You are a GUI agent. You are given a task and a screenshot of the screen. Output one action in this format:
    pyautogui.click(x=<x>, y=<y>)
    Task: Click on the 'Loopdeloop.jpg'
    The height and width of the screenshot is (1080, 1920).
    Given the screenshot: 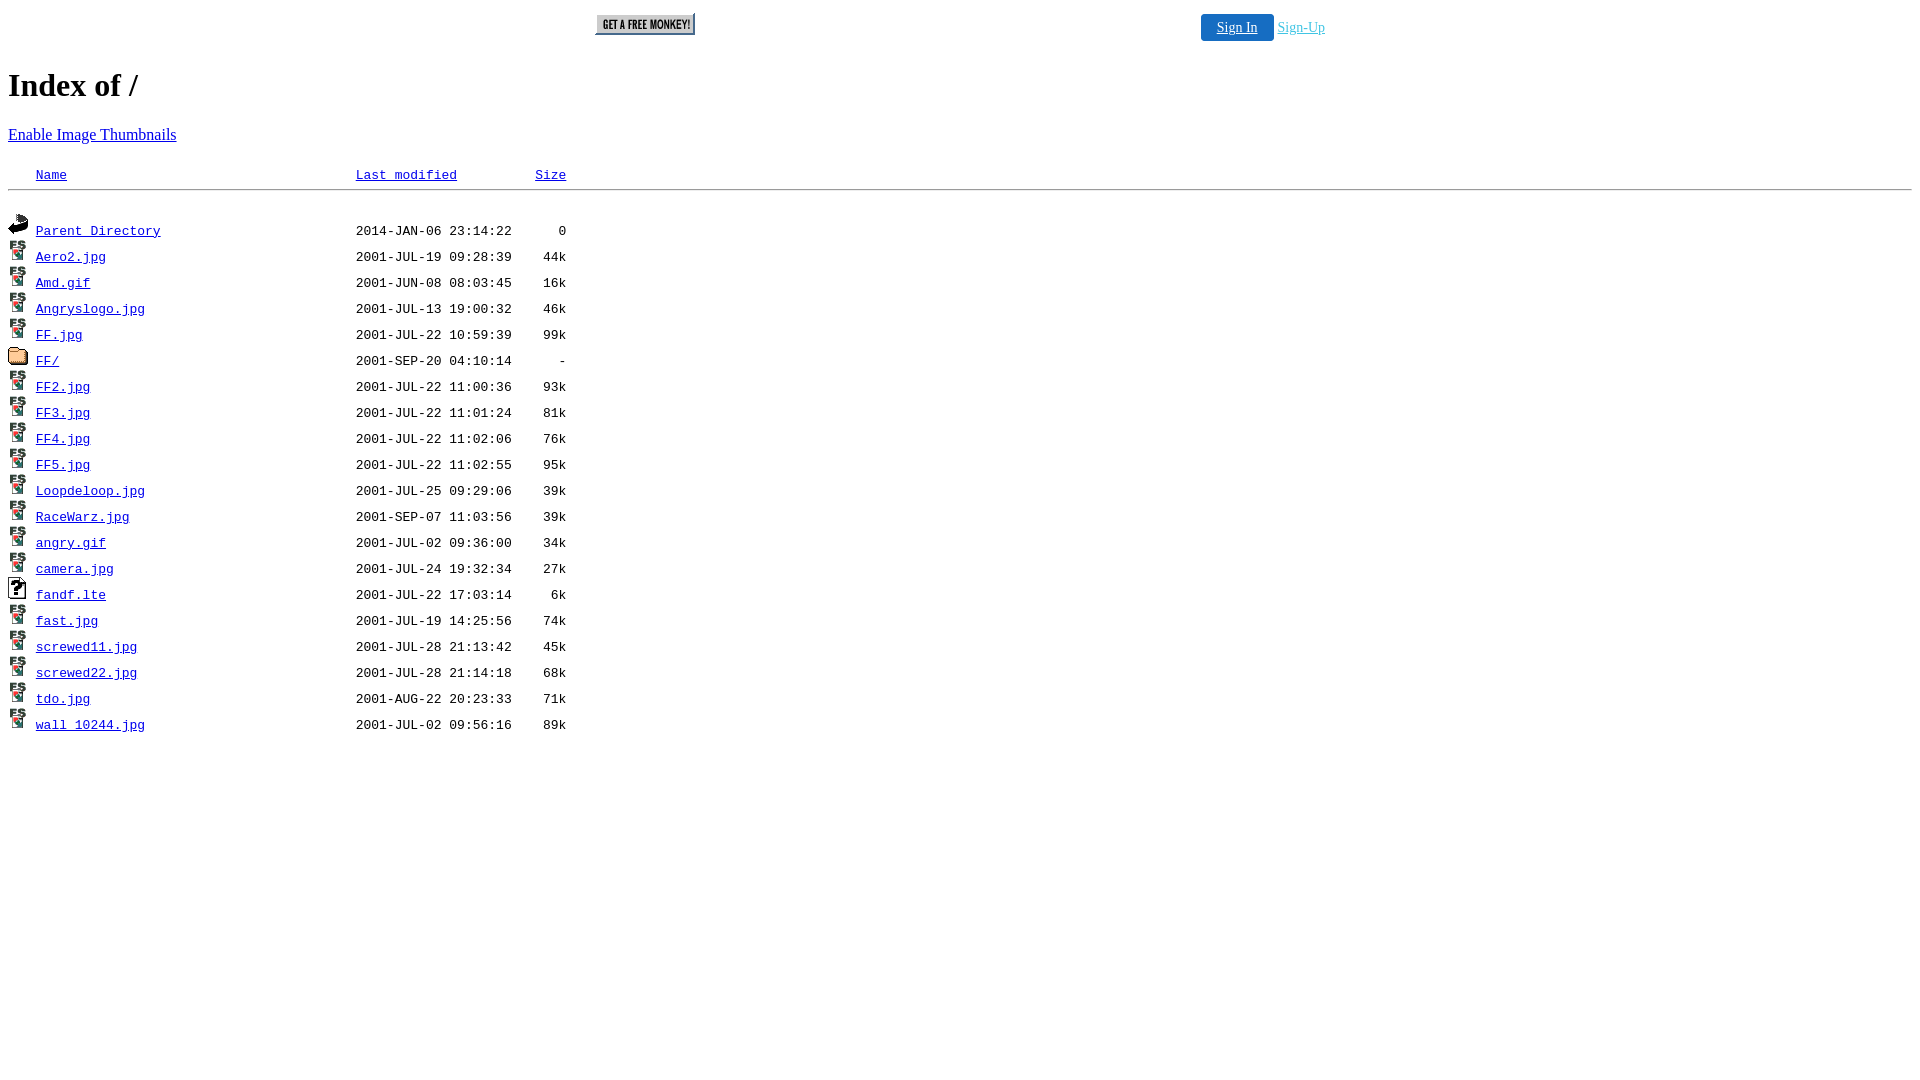 What is the action you would take?
    pyautogui.click(x=89, y=491)
    